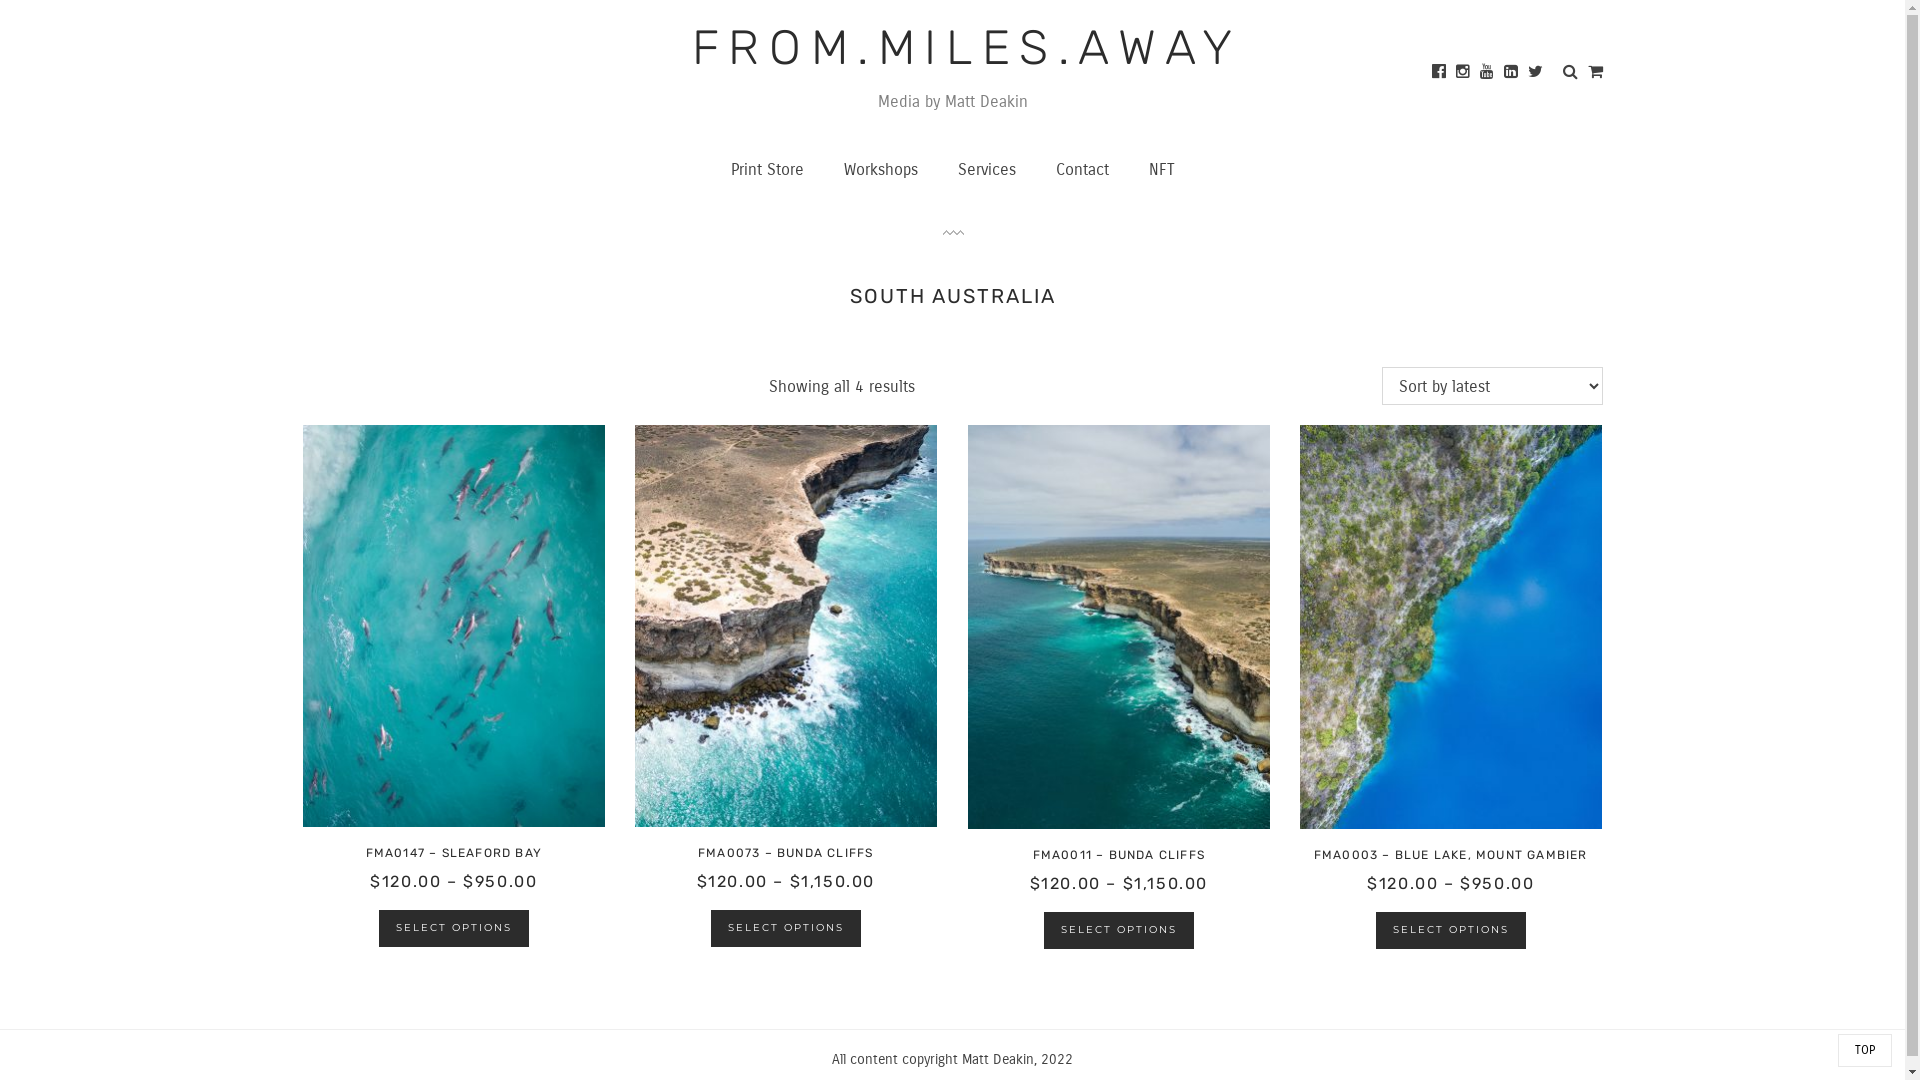 This screenshot has width=1920, height=1080. I want to click on 'Services', so click(987, 168).